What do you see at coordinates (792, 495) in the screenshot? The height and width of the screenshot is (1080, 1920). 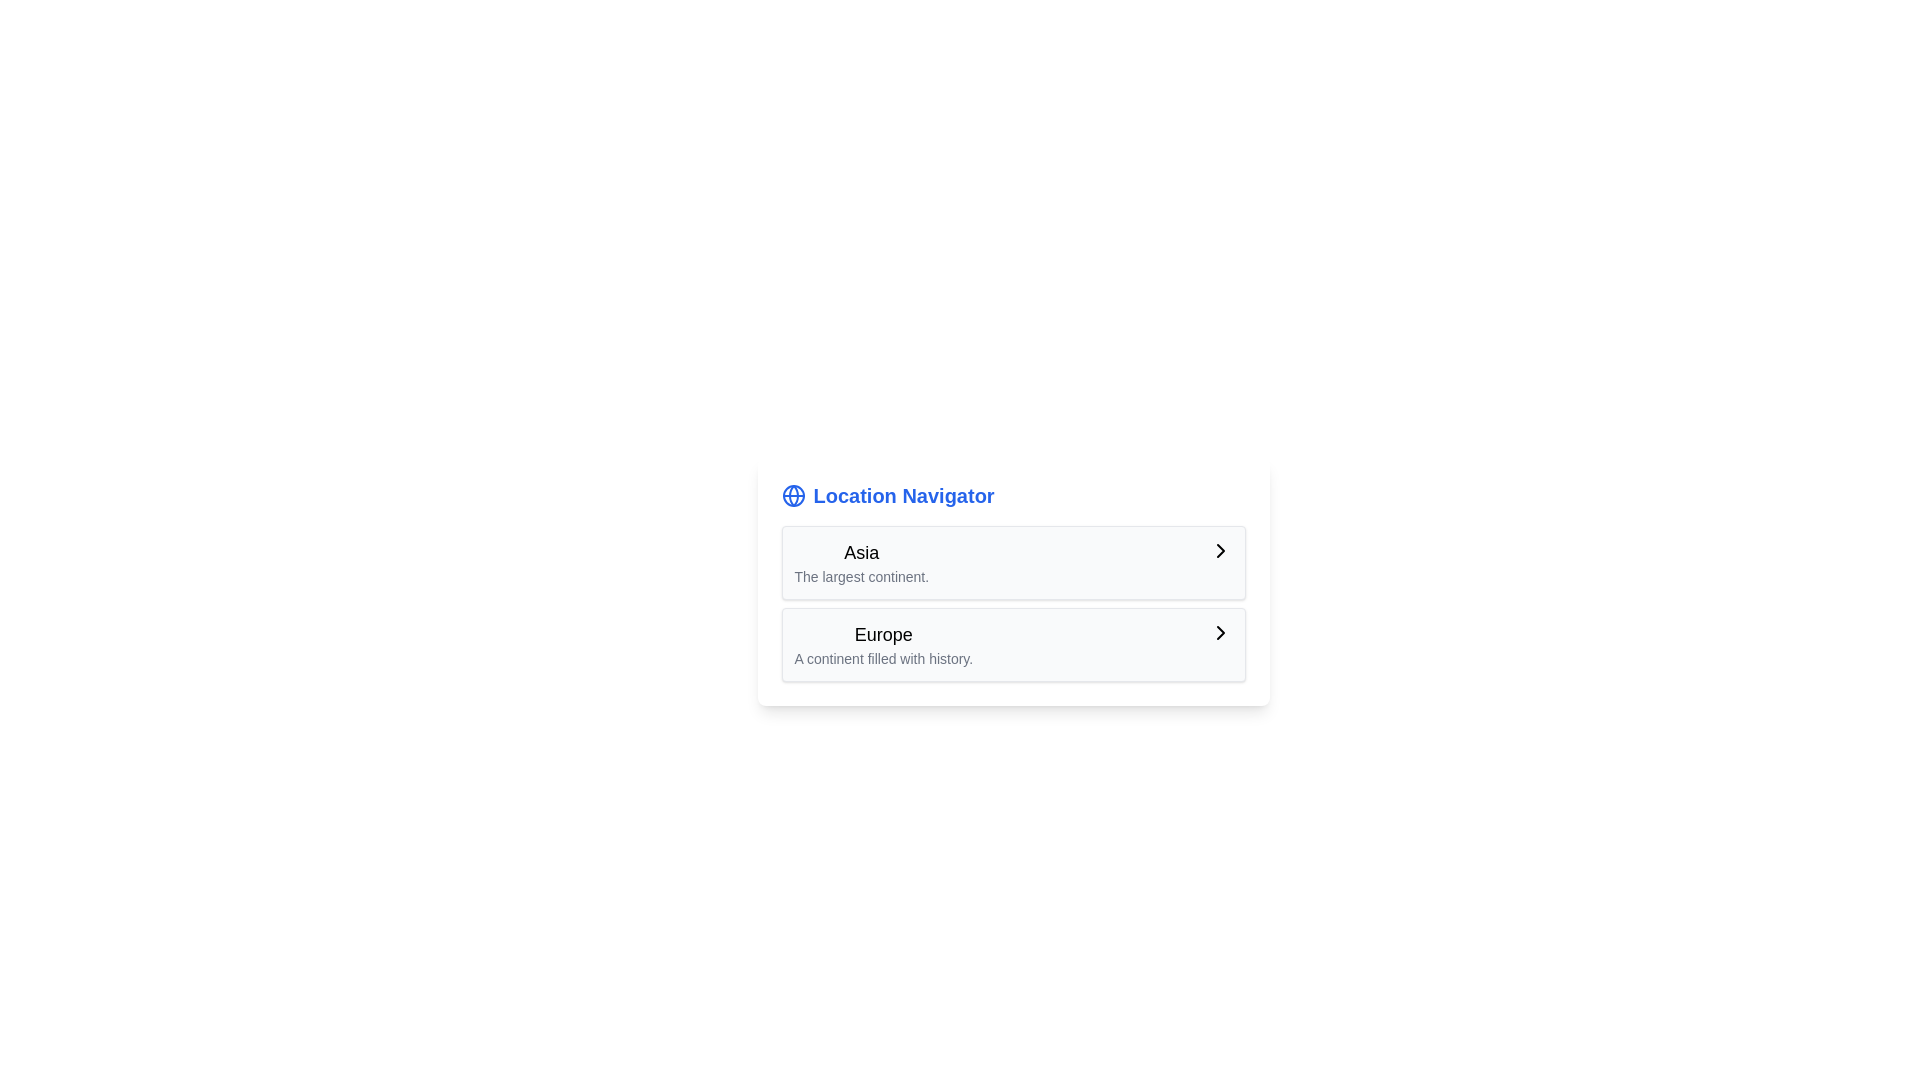 I see `the circular element at the center of the globe icon, which has a blue stroke and white background, located to the left of the 'Location Navigator' title in the header section` at bounding box center [792, 495].